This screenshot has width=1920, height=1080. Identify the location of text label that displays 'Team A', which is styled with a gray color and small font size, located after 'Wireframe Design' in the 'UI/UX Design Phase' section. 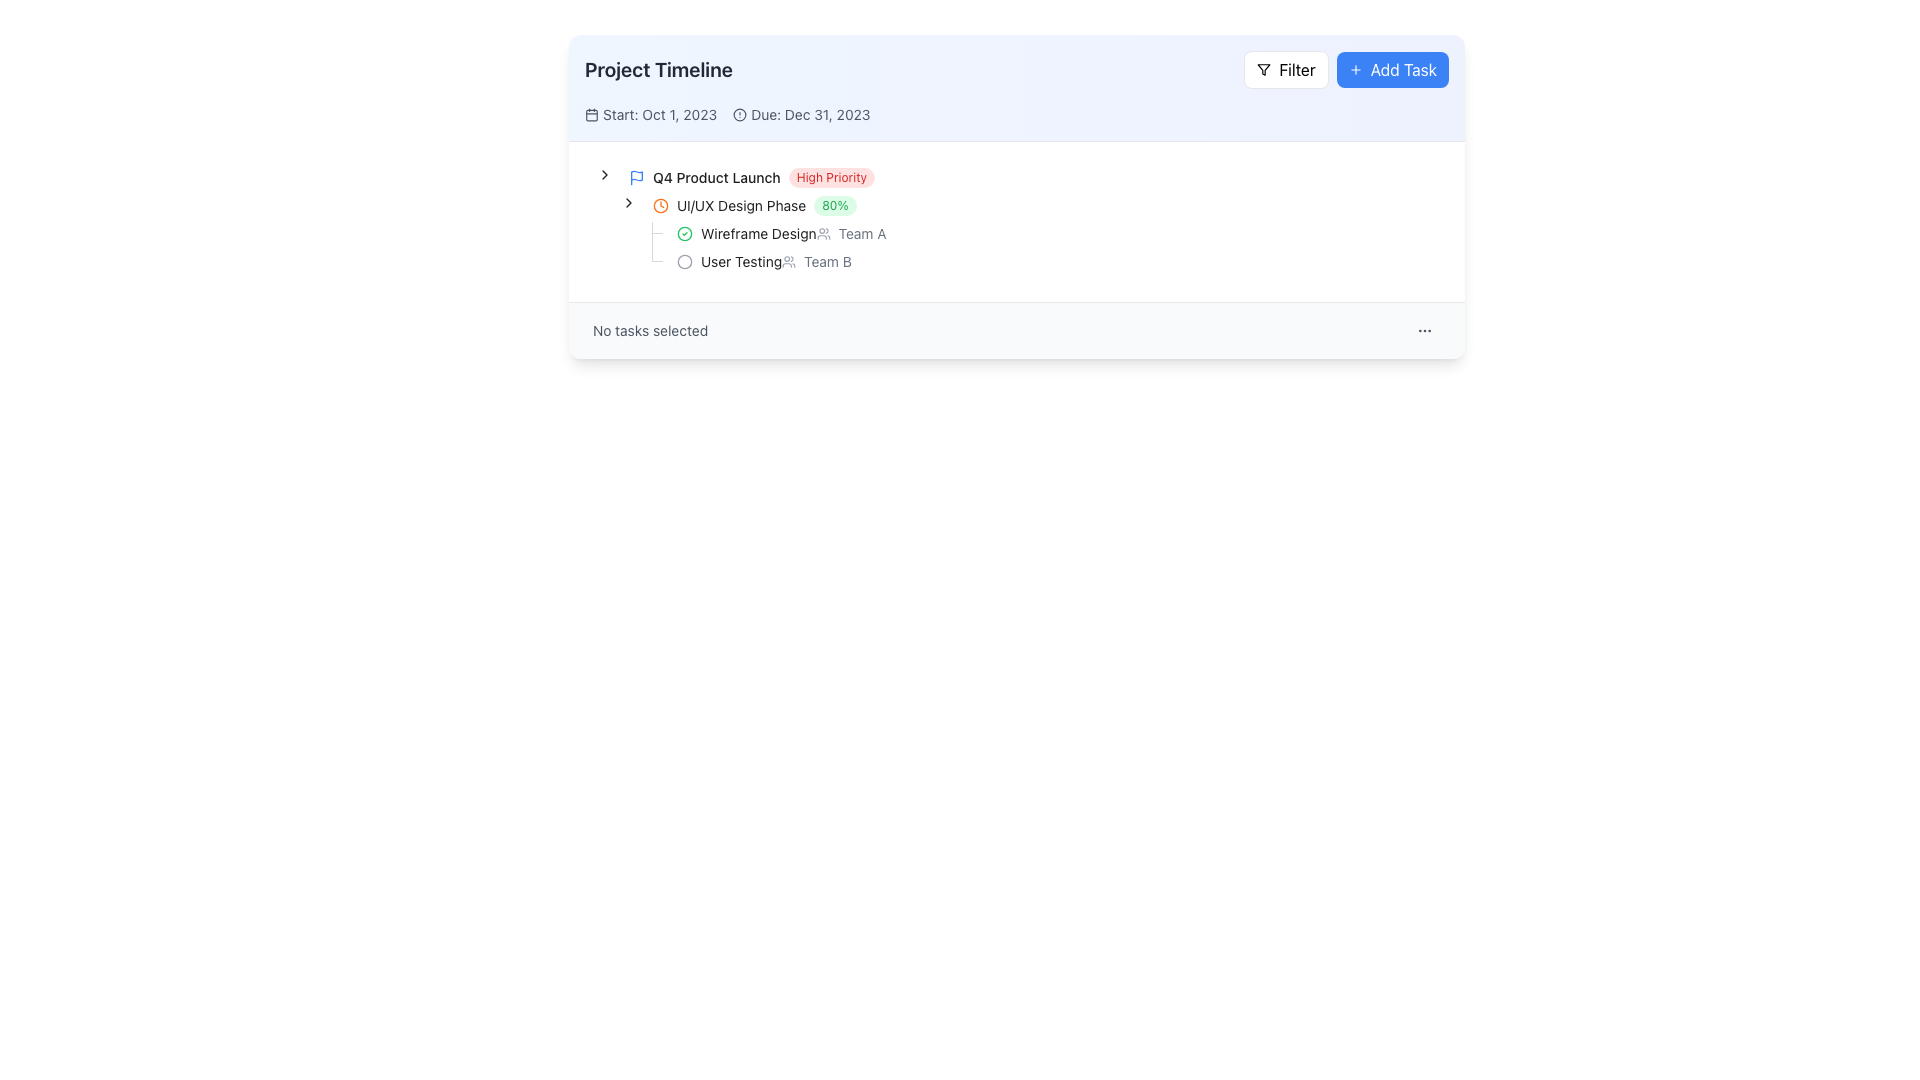
(862, 233).